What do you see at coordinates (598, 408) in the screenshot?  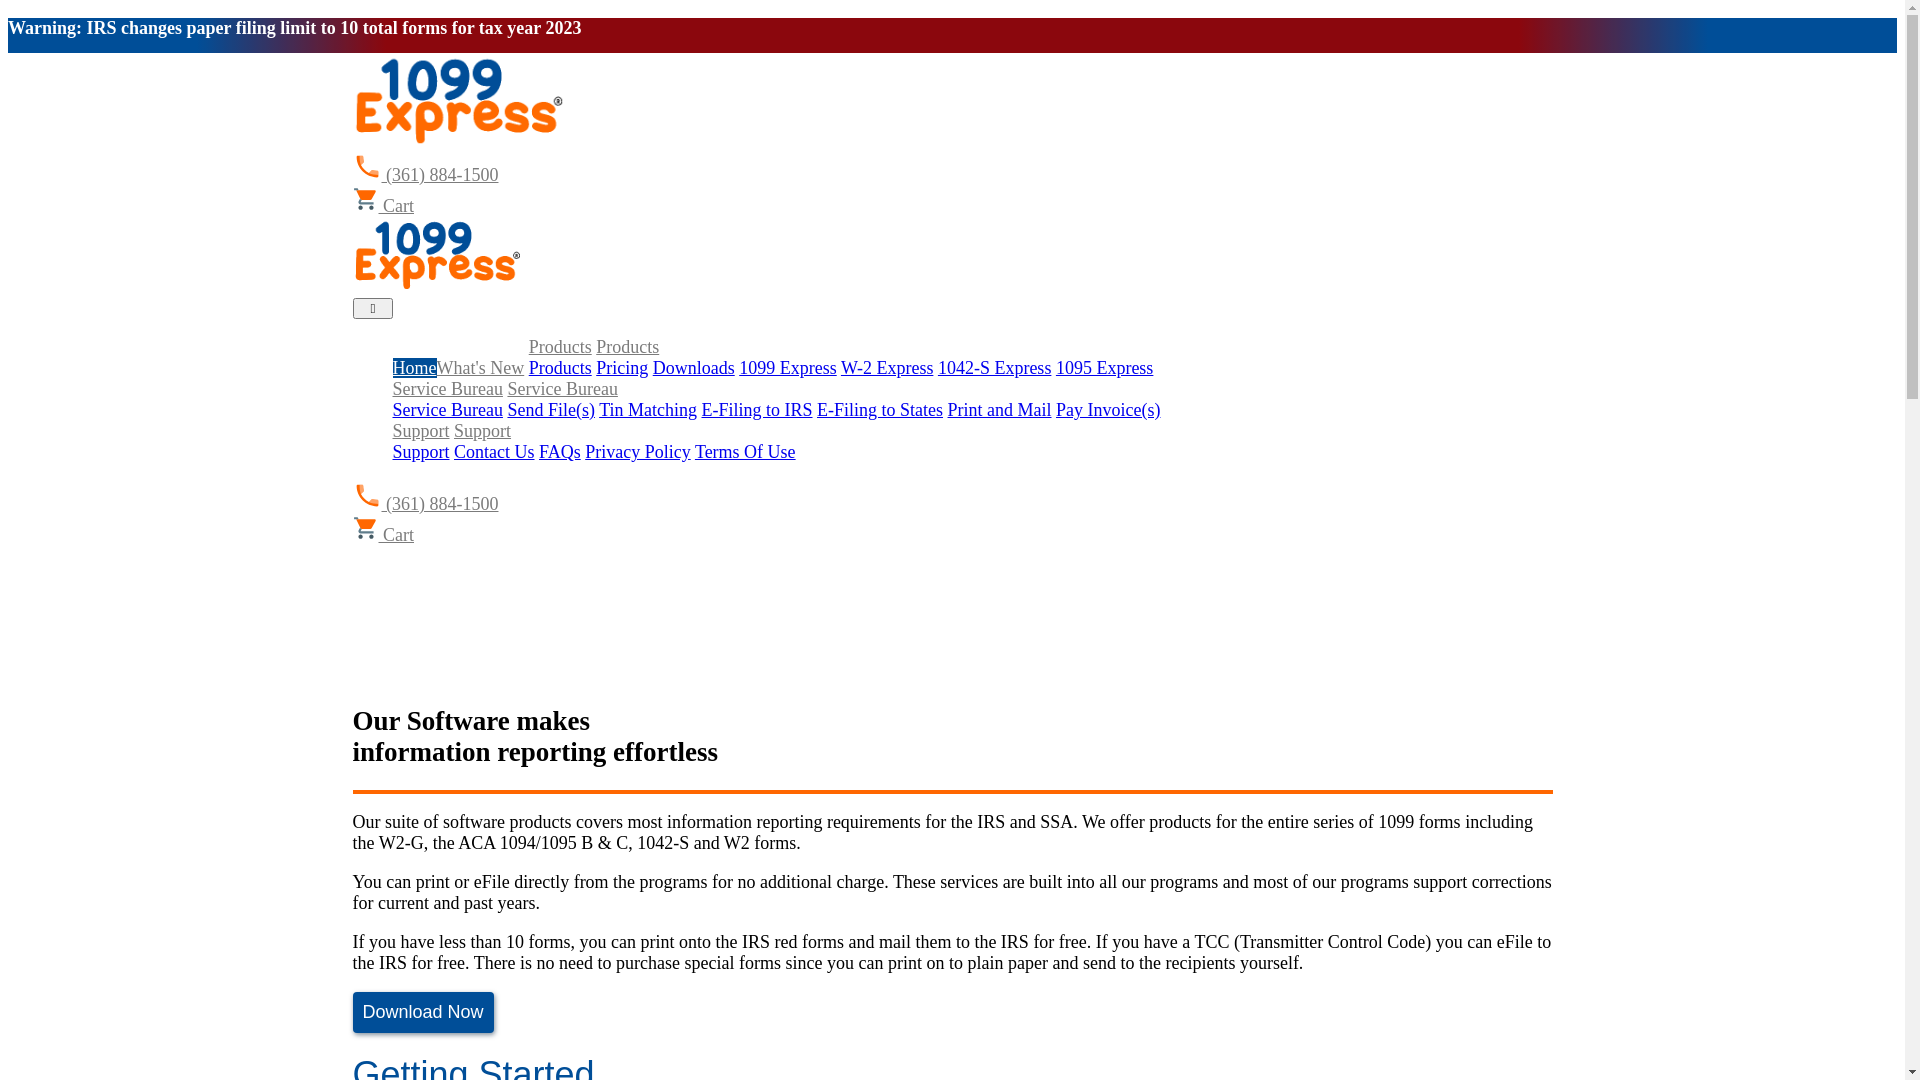 I see `'Tin Matching'` at bounding box center [598, 408].